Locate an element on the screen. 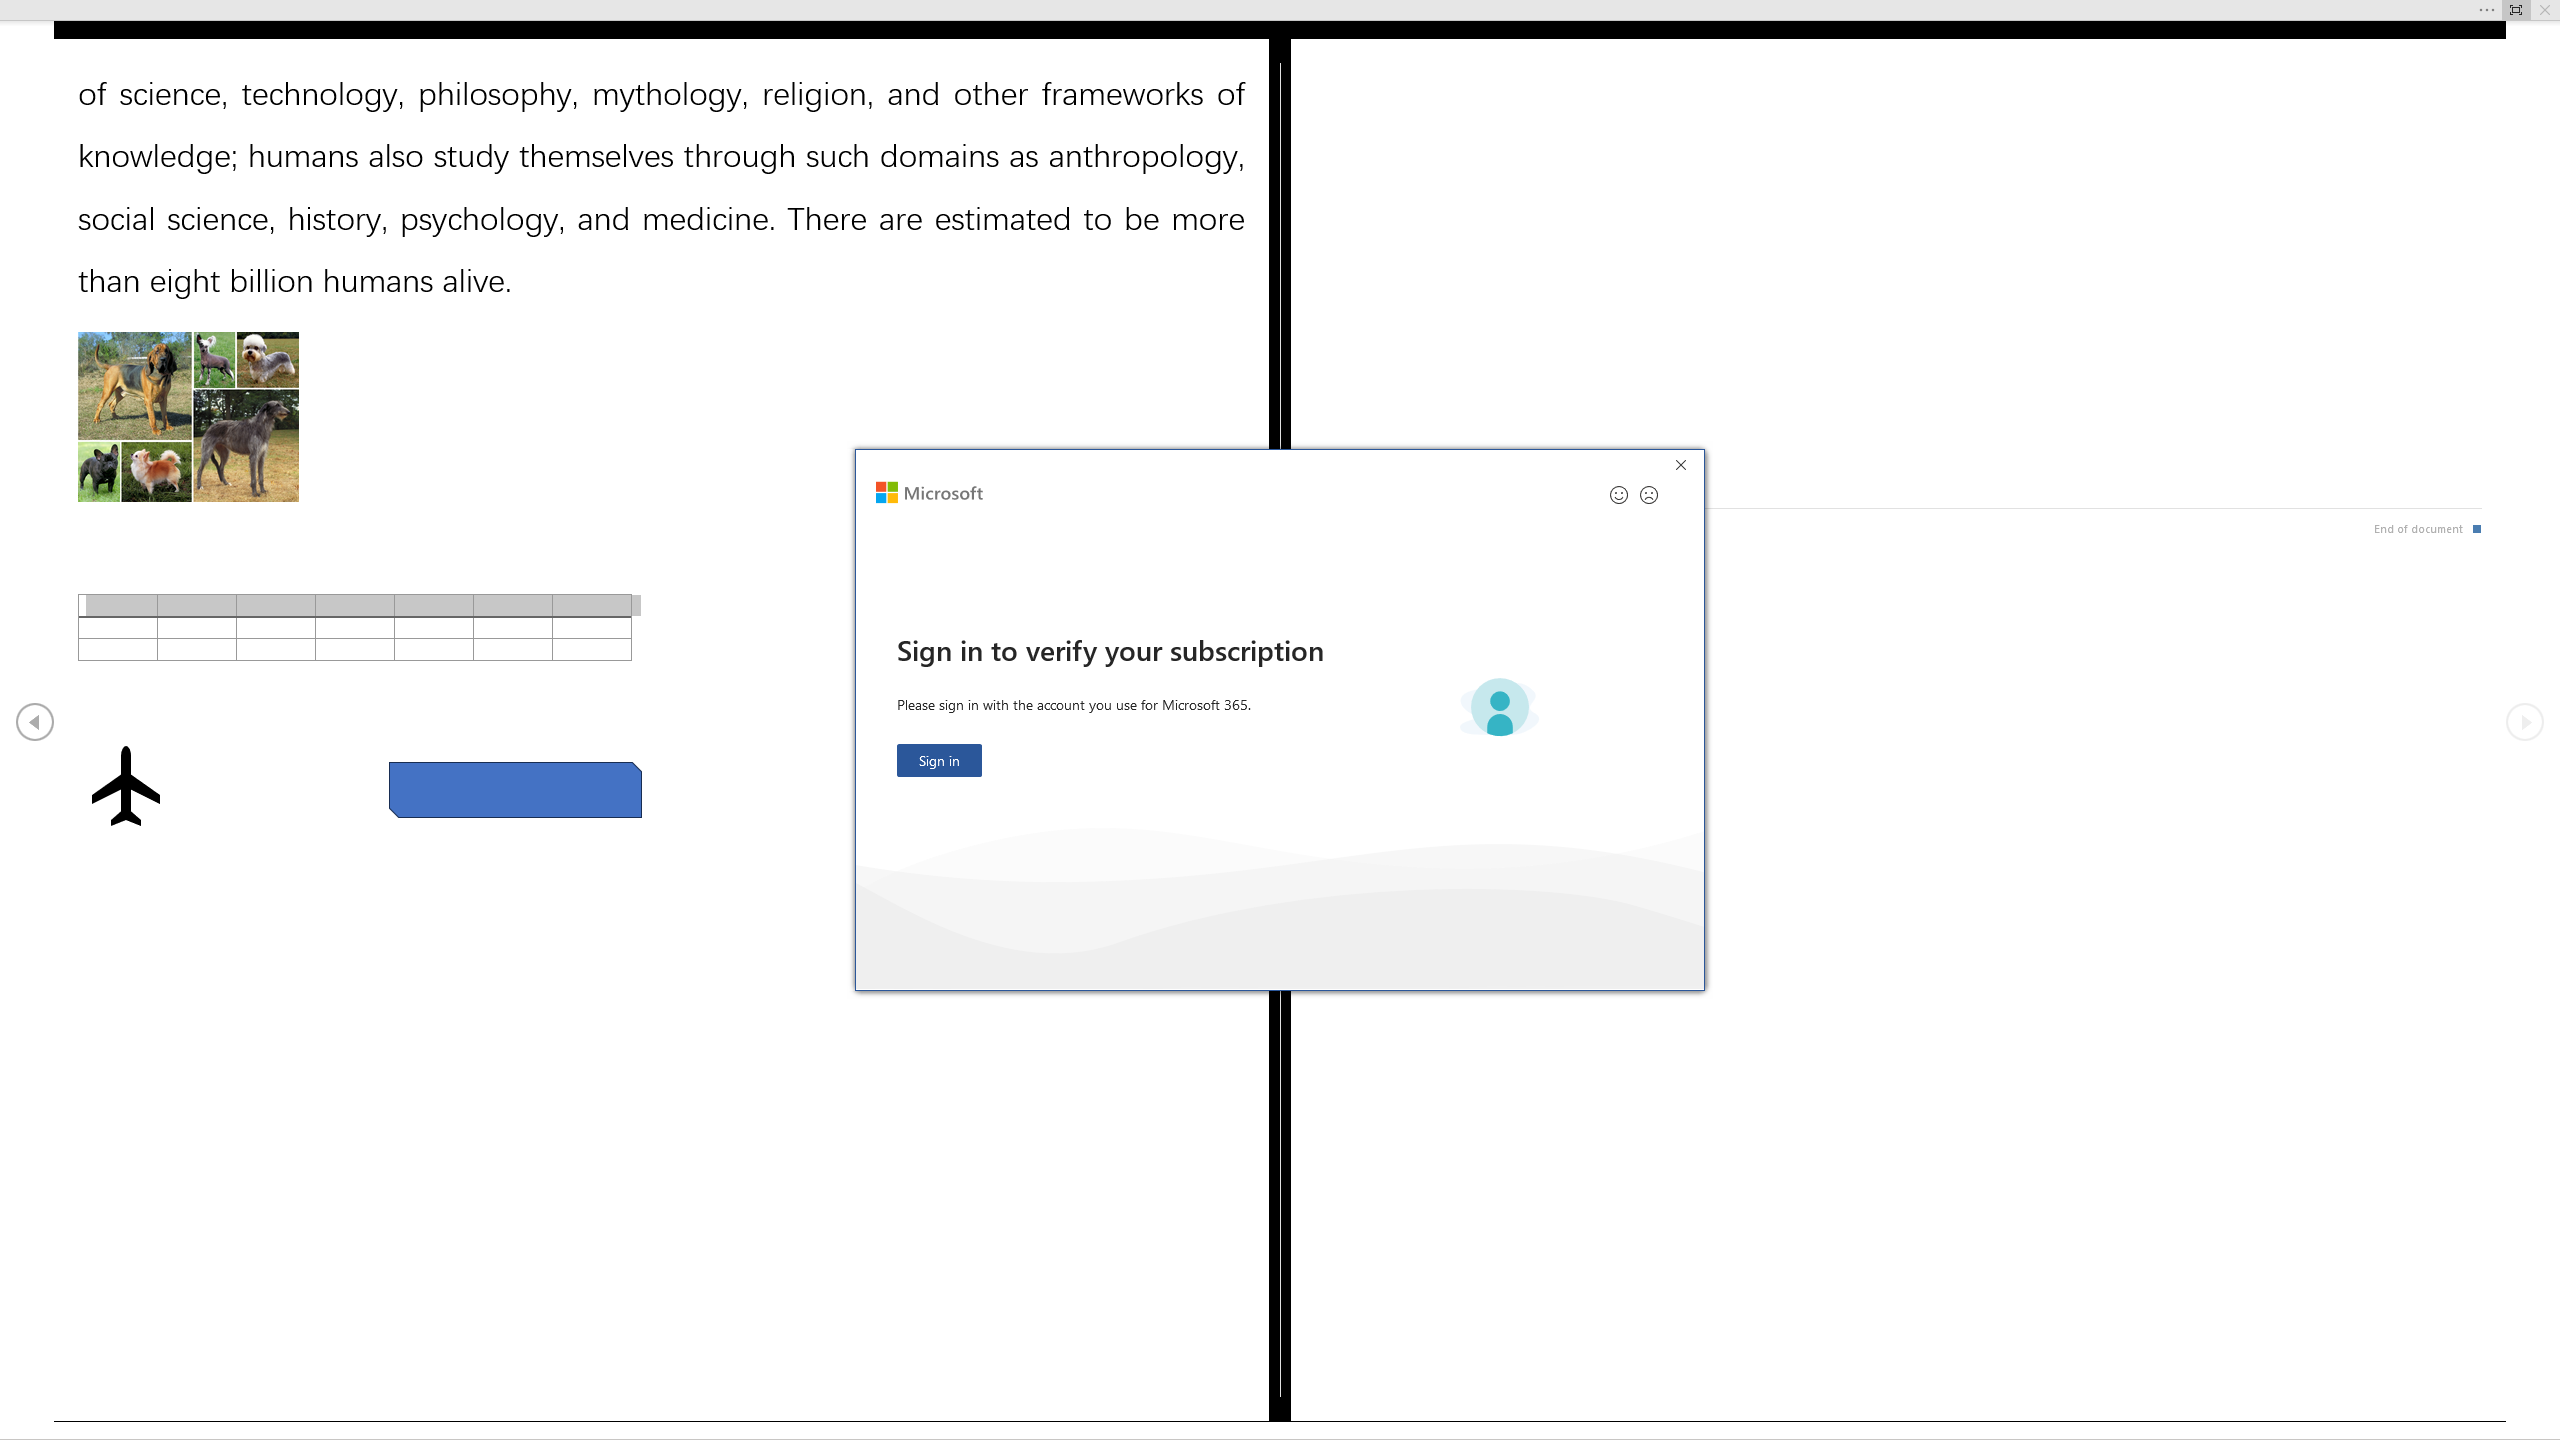 The image size is (2560, 1440). 'Rectangle: Diagonal Corners Snipped 2' is located at coordinates (514, 788).